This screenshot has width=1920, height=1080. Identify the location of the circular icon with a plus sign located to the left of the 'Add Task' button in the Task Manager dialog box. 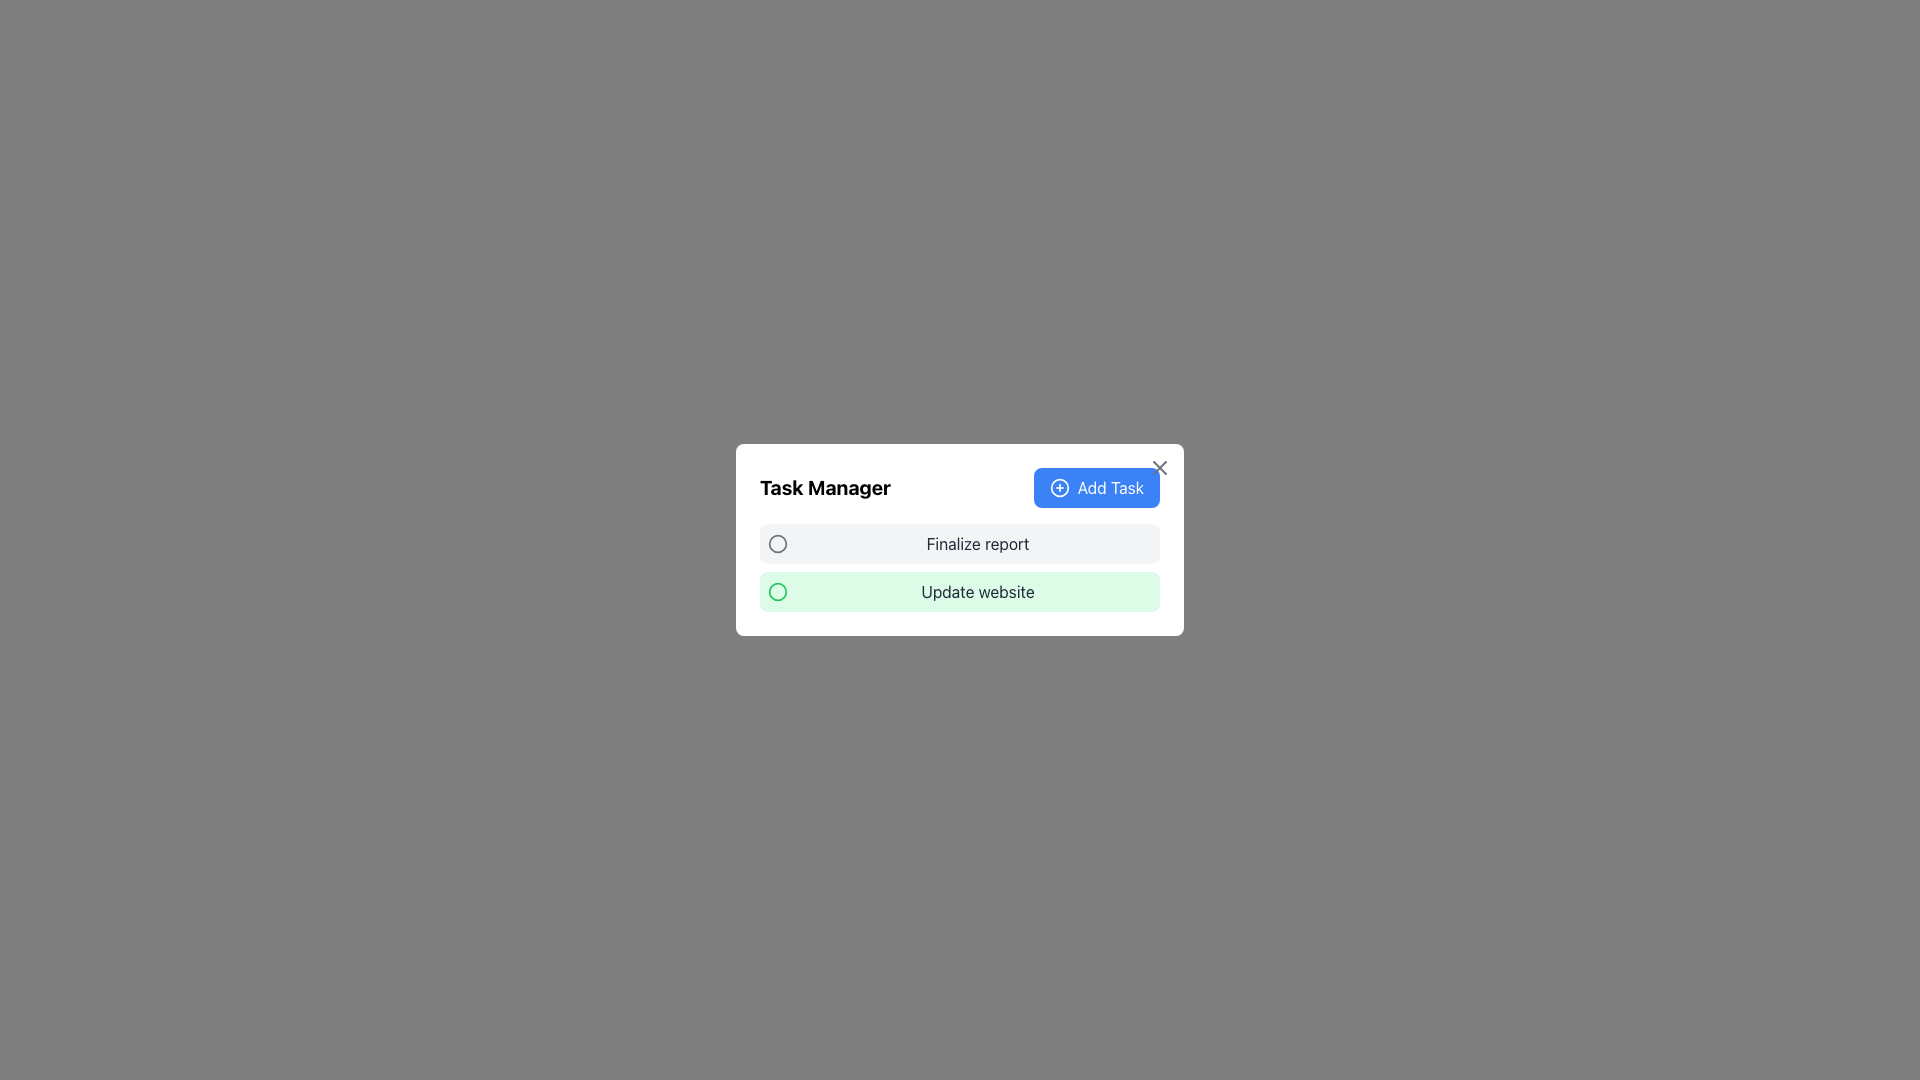
(1058, 488).